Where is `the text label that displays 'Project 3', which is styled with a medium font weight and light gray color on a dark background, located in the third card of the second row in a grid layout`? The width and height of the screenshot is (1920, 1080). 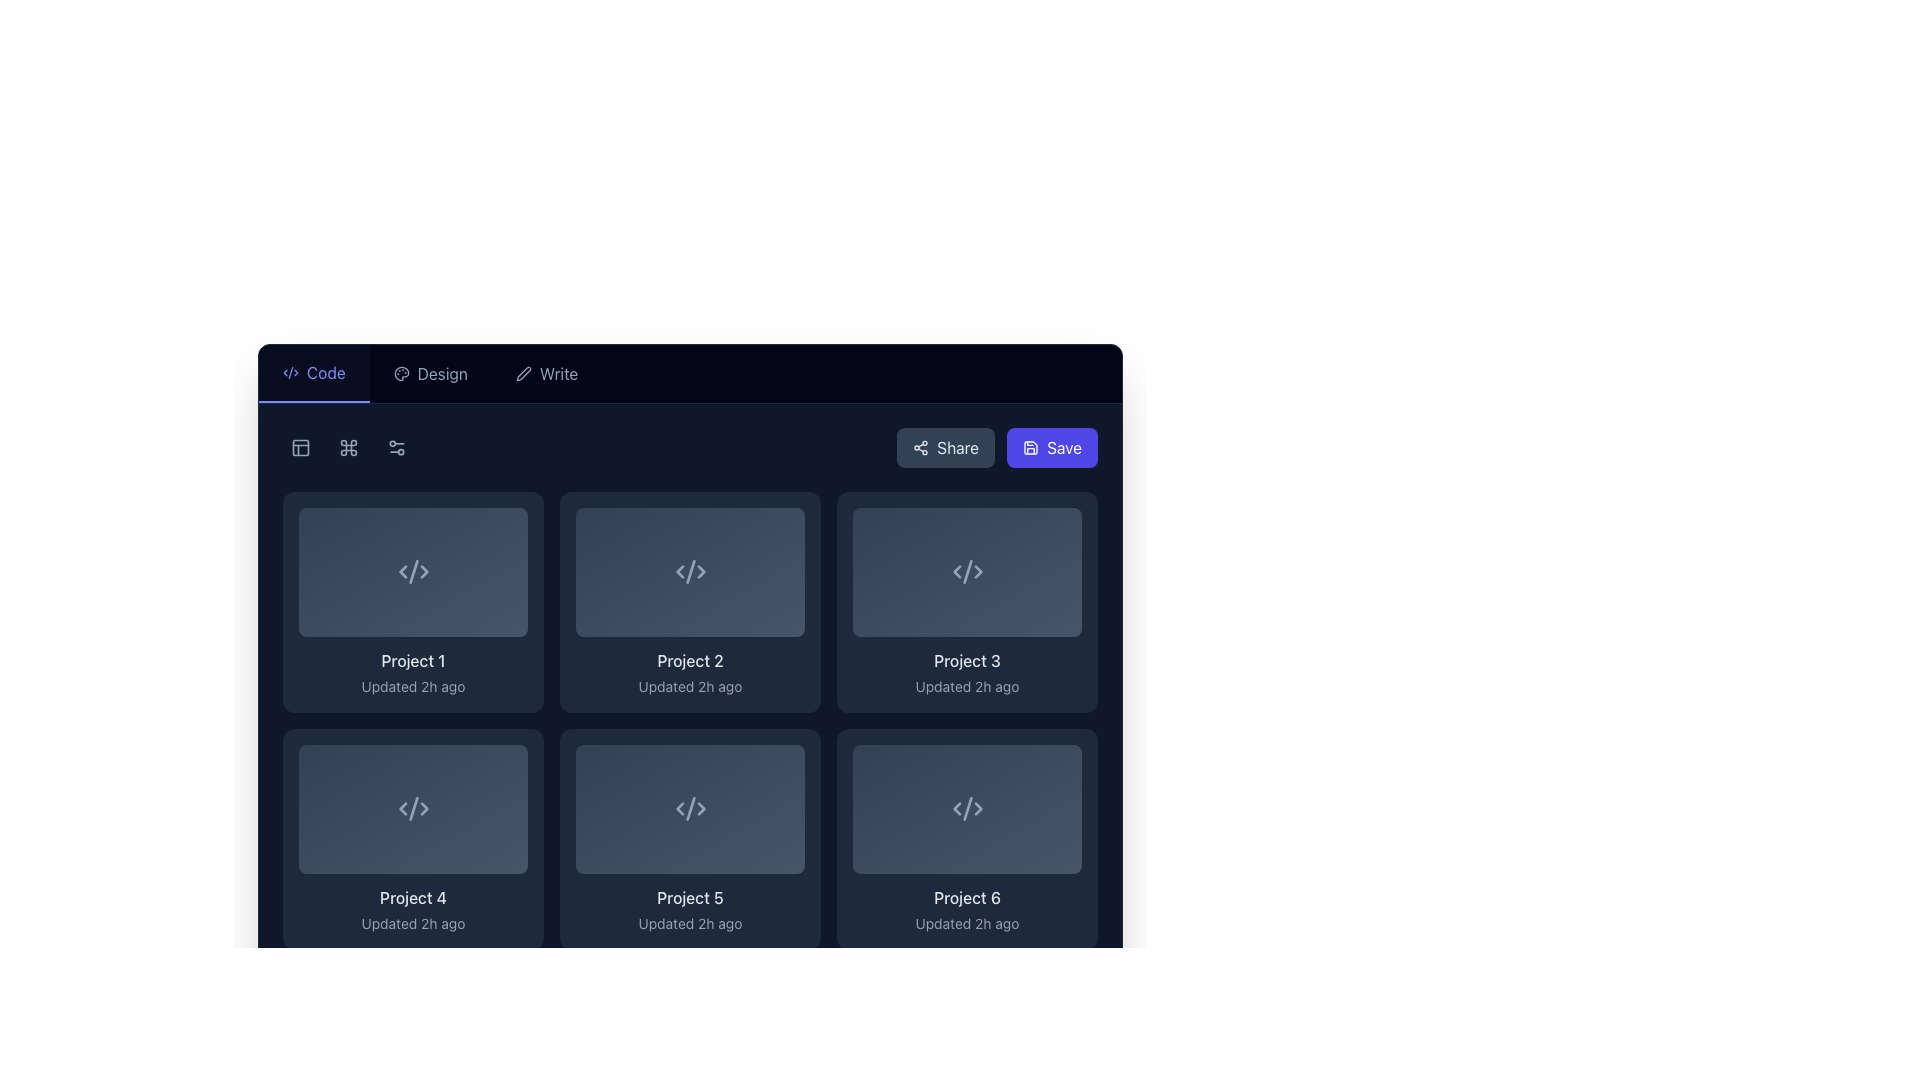
the text label that displays 'Project 3', which is styled with a medium font weight and light gray color on a dark background, located in the third card of the second row in a grid layout is located at coordinates (967, 660).